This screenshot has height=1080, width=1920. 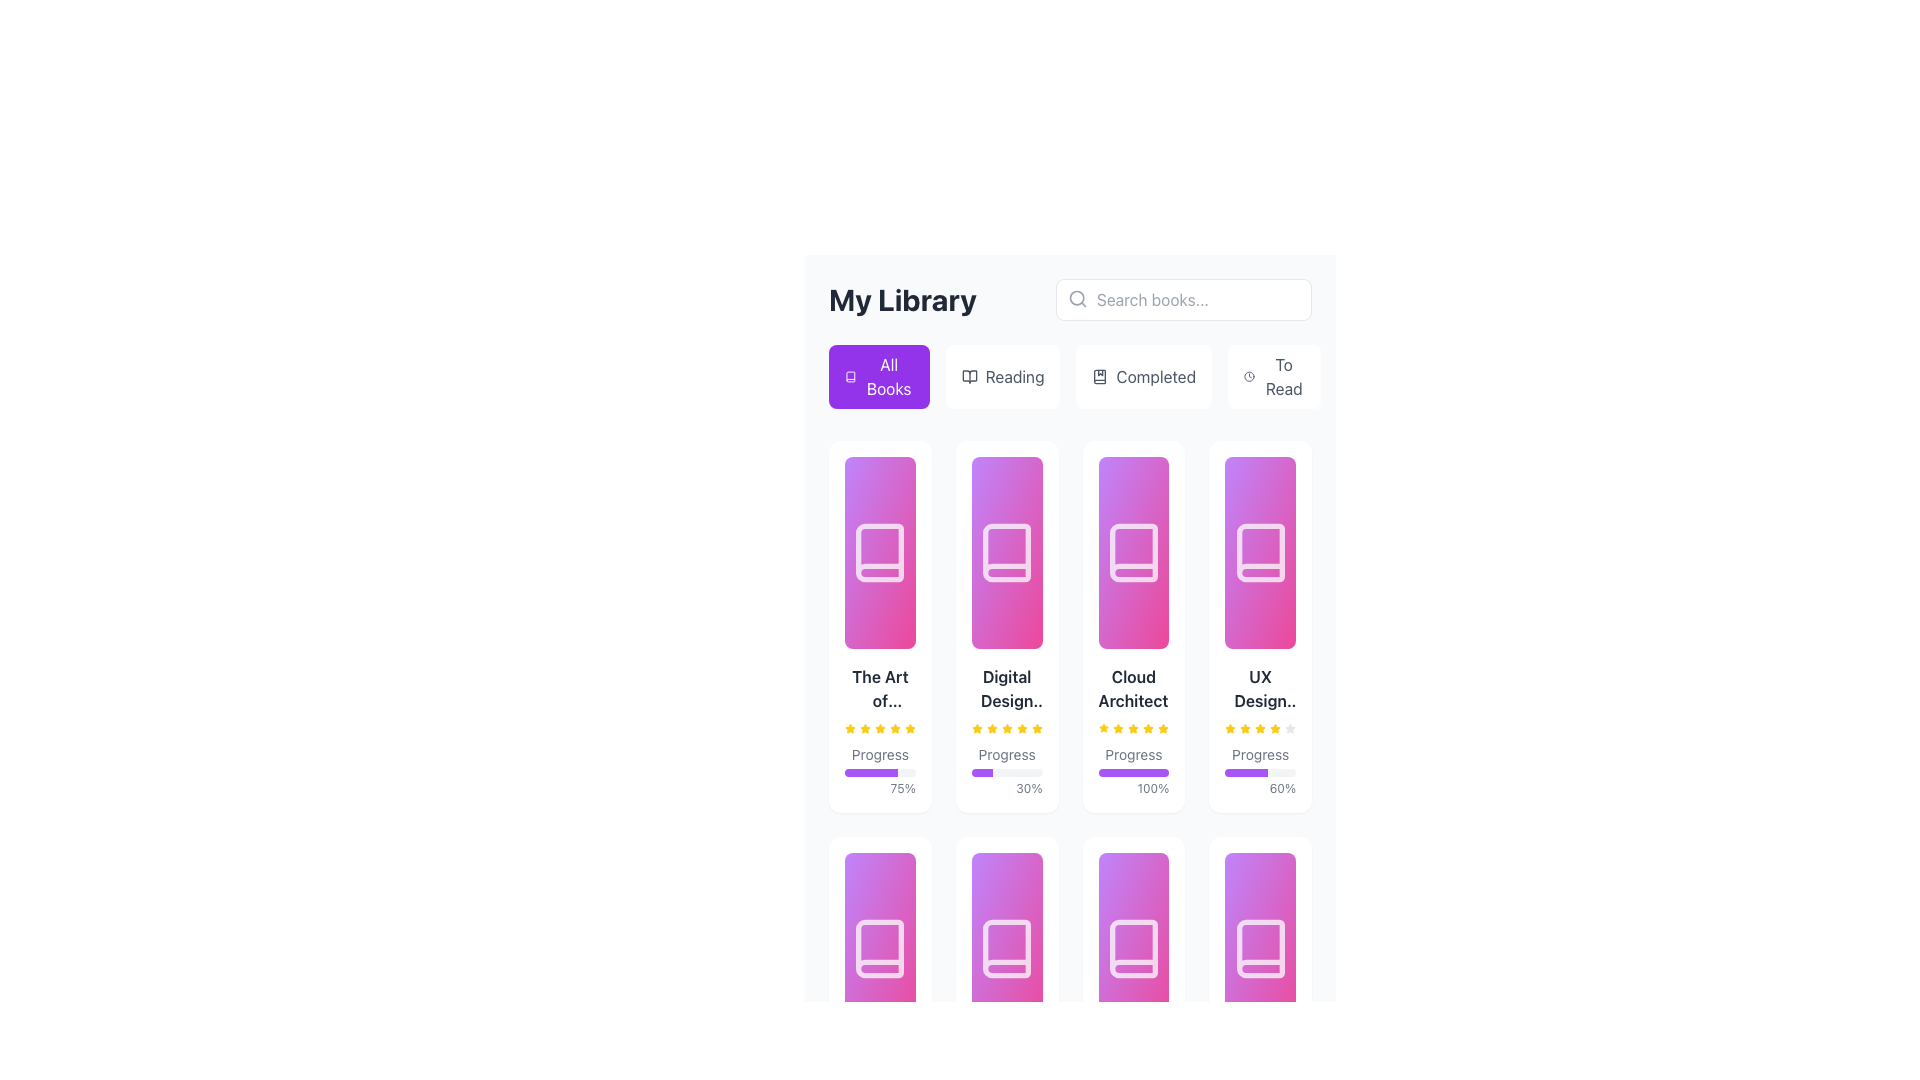 What do you see at coordinates (1007, 688) in the screenshot?
I see `text from the bold dark gray text label displaying 'Digital Design Principles', which is positioned at the top of its card-like layout, above the star rating section` at bounding box center [1007, 688].